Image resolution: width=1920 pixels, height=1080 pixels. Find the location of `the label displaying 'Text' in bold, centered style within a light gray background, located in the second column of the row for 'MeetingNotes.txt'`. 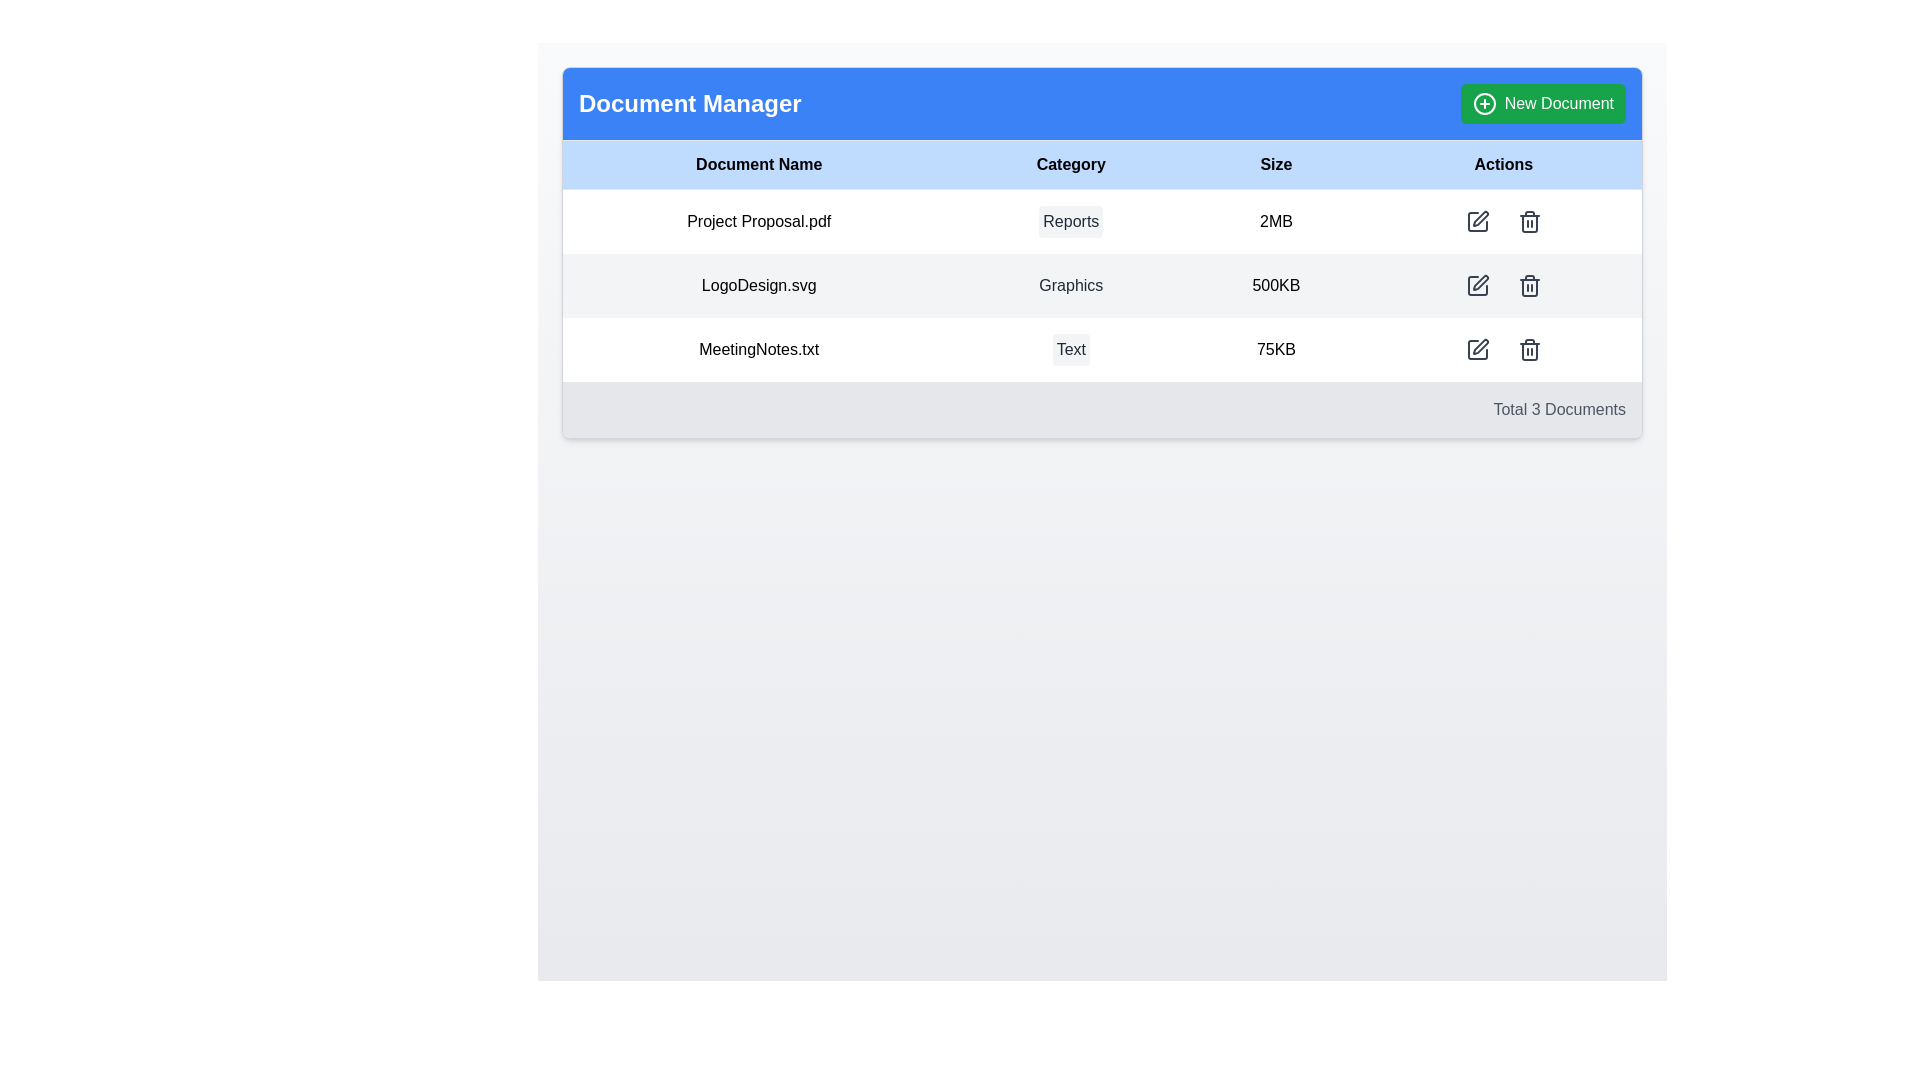

the label displaying 'Text' in bold, centered style within a light gray background, located in the second column of the row for 'MeetingNotes.txt' is located at coordinates (1070, 349).